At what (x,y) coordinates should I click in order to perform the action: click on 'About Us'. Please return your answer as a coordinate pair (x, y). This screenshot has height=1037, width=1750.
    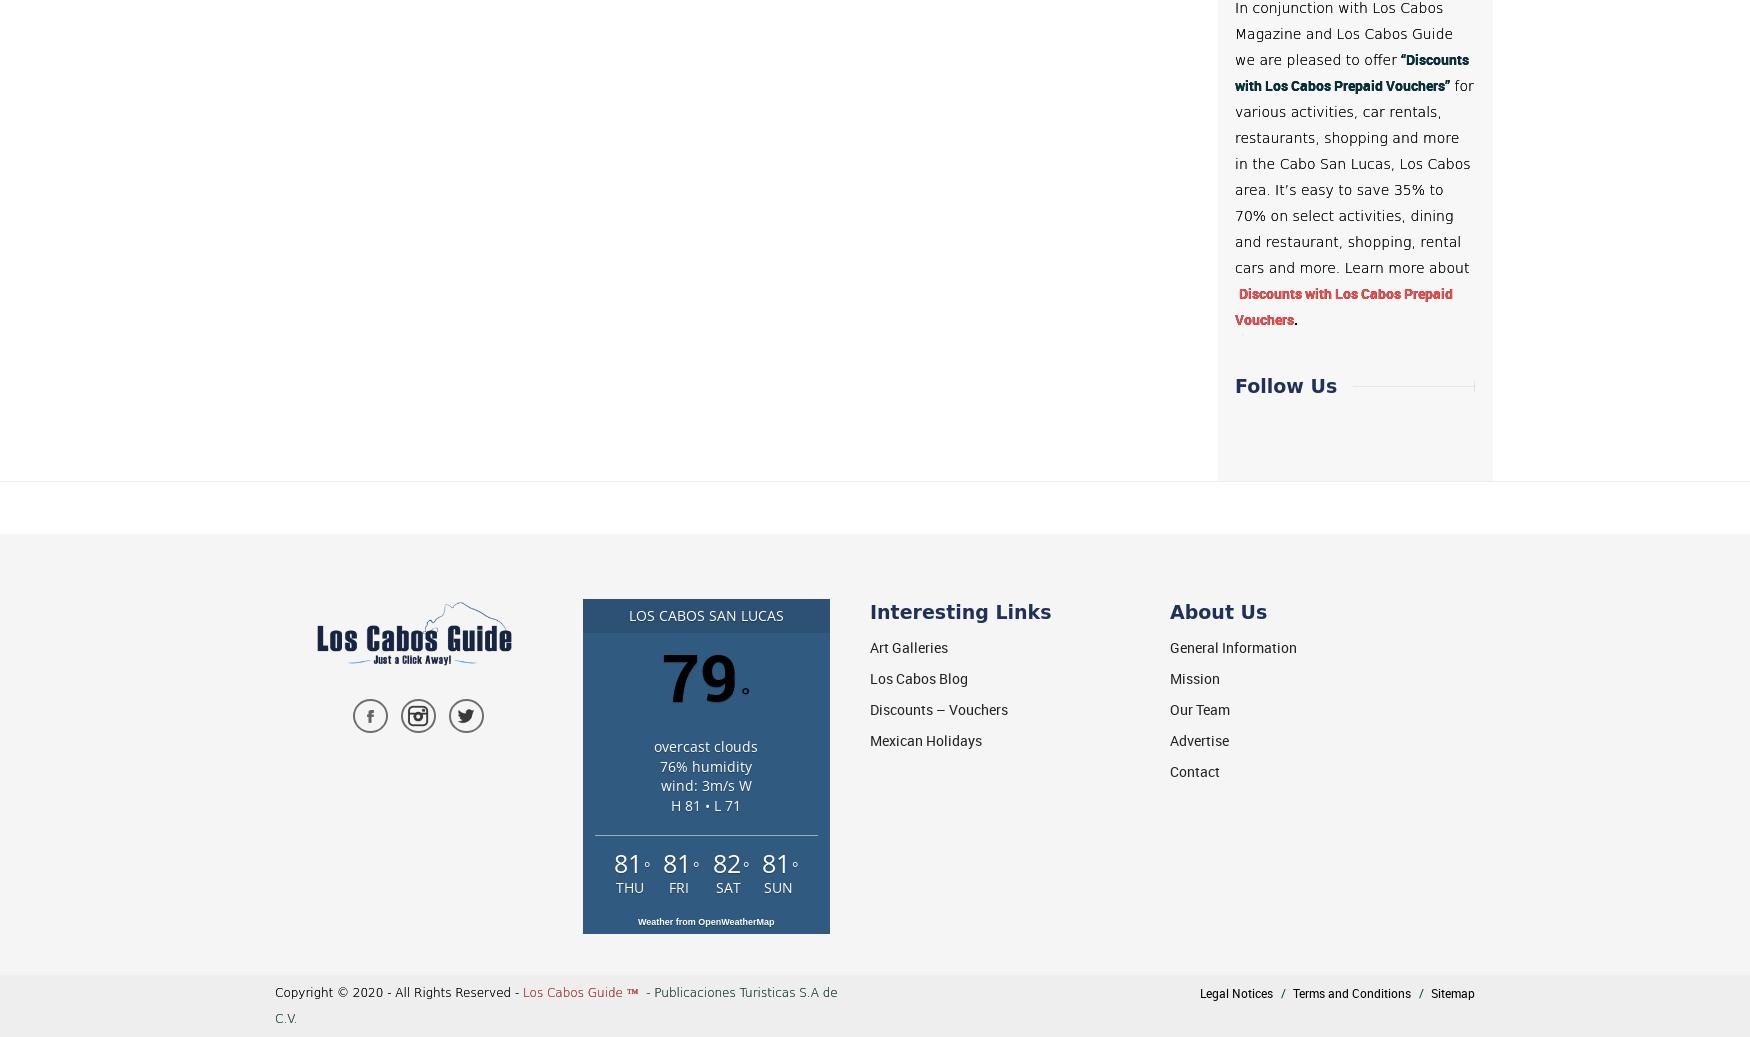
    Looking at the image, I should click on (1218, 612).